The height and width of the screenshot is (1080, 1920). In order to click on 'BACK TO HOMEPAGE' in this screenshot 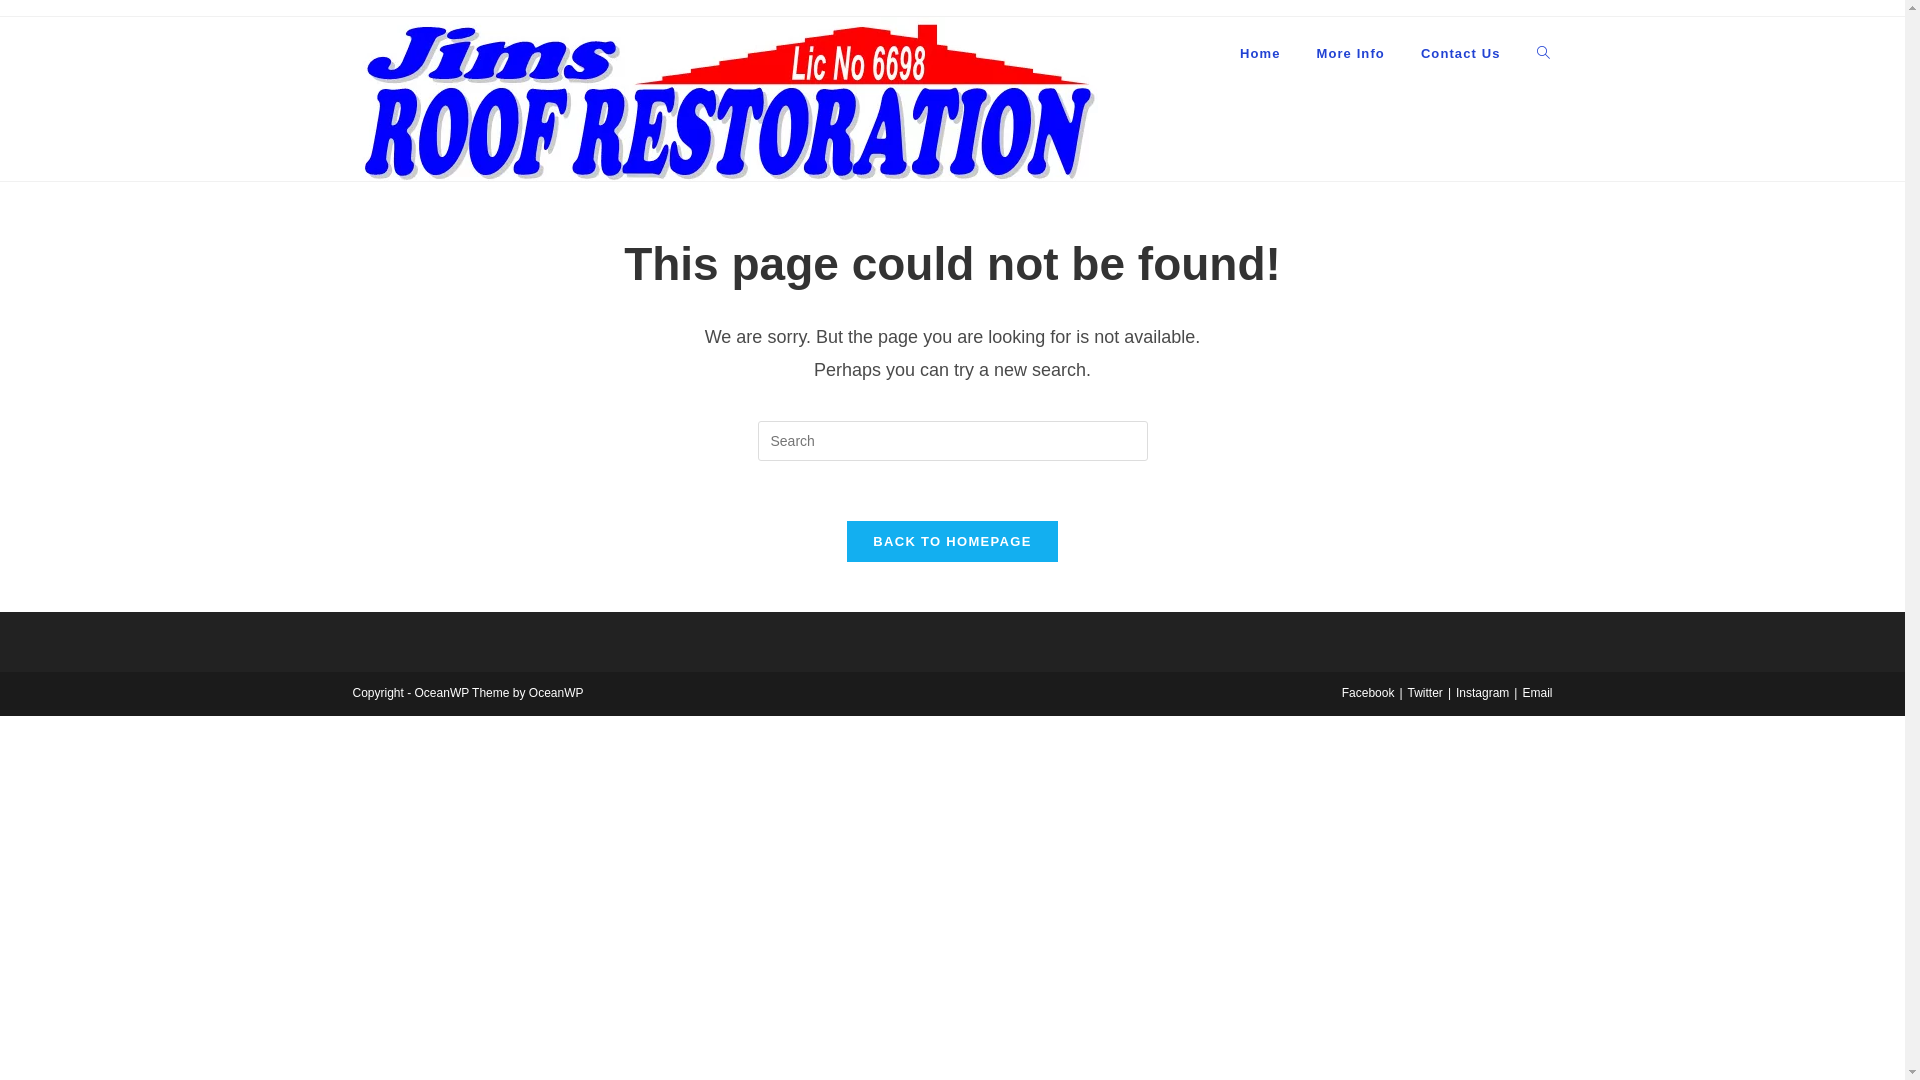, I will do `click(950, 541)`.